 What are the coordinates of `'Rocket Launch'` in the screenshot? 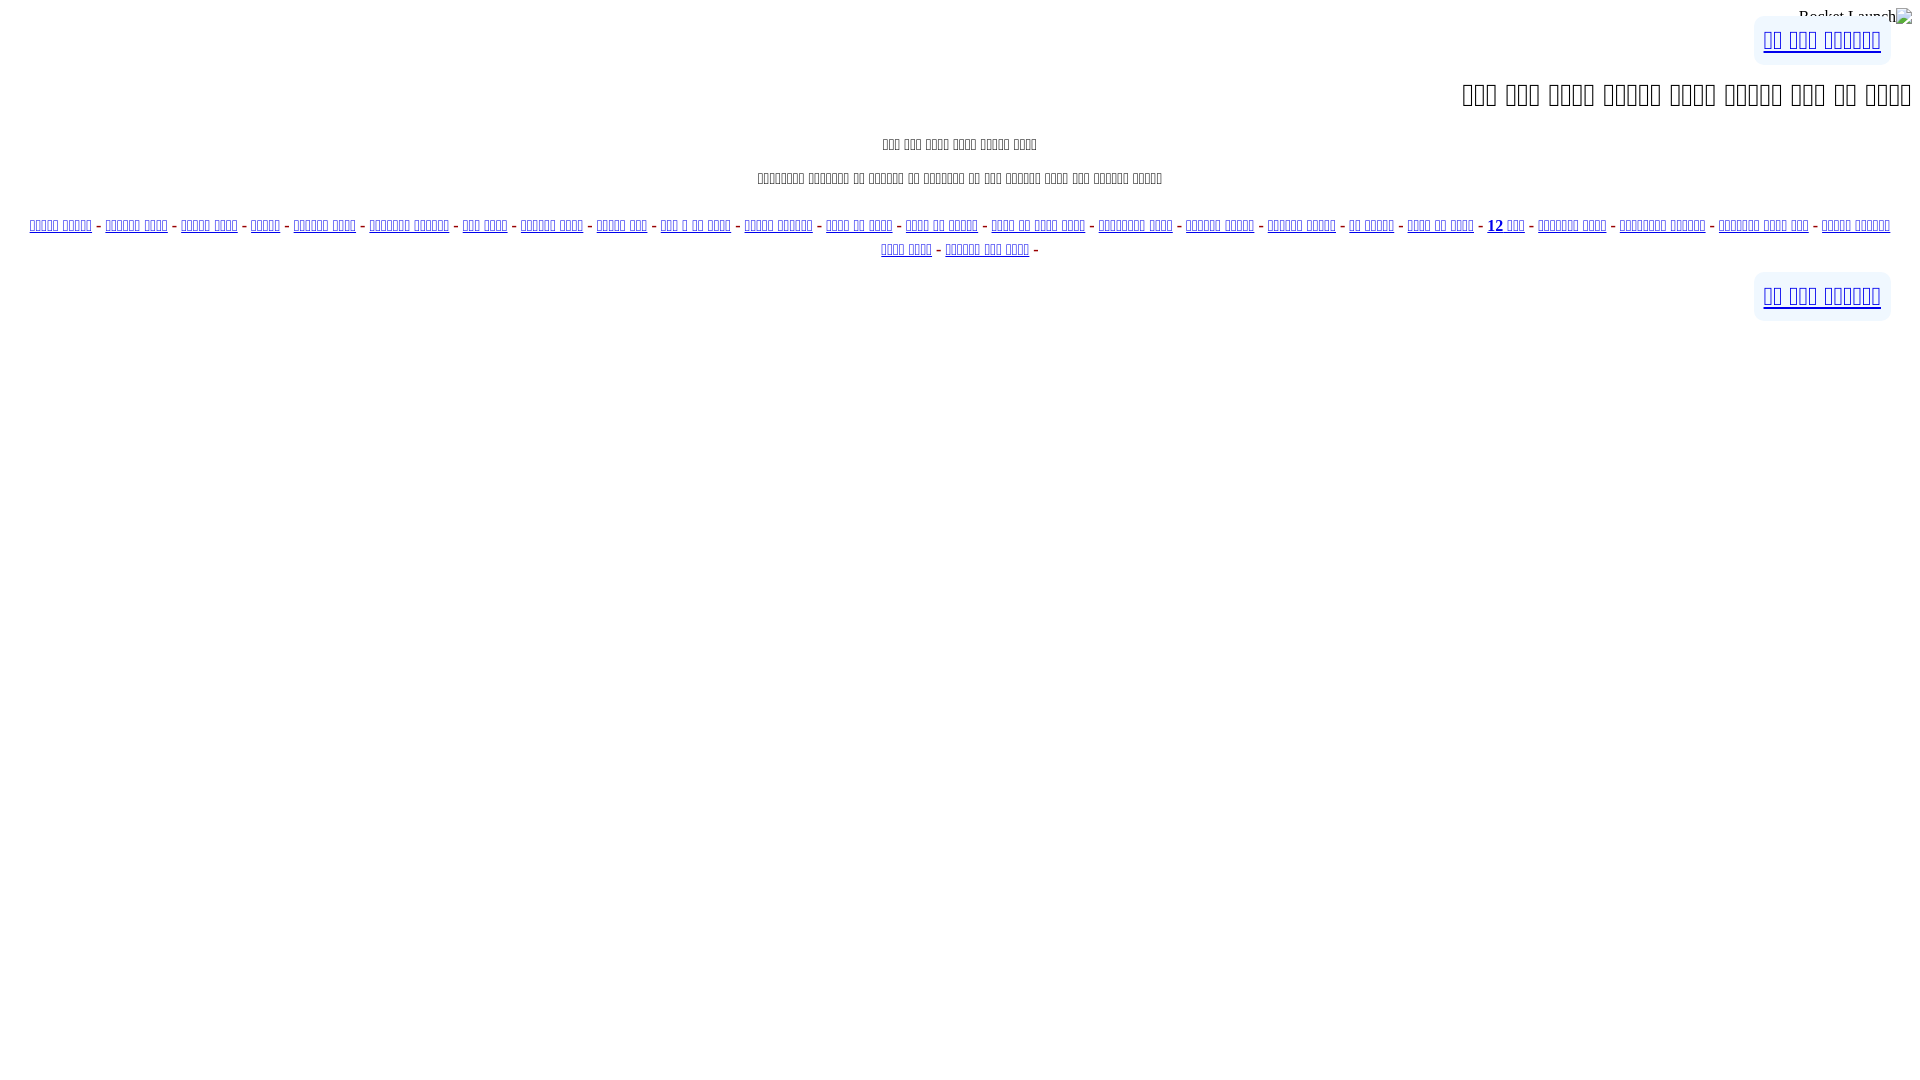 It's located at (1854, 16).